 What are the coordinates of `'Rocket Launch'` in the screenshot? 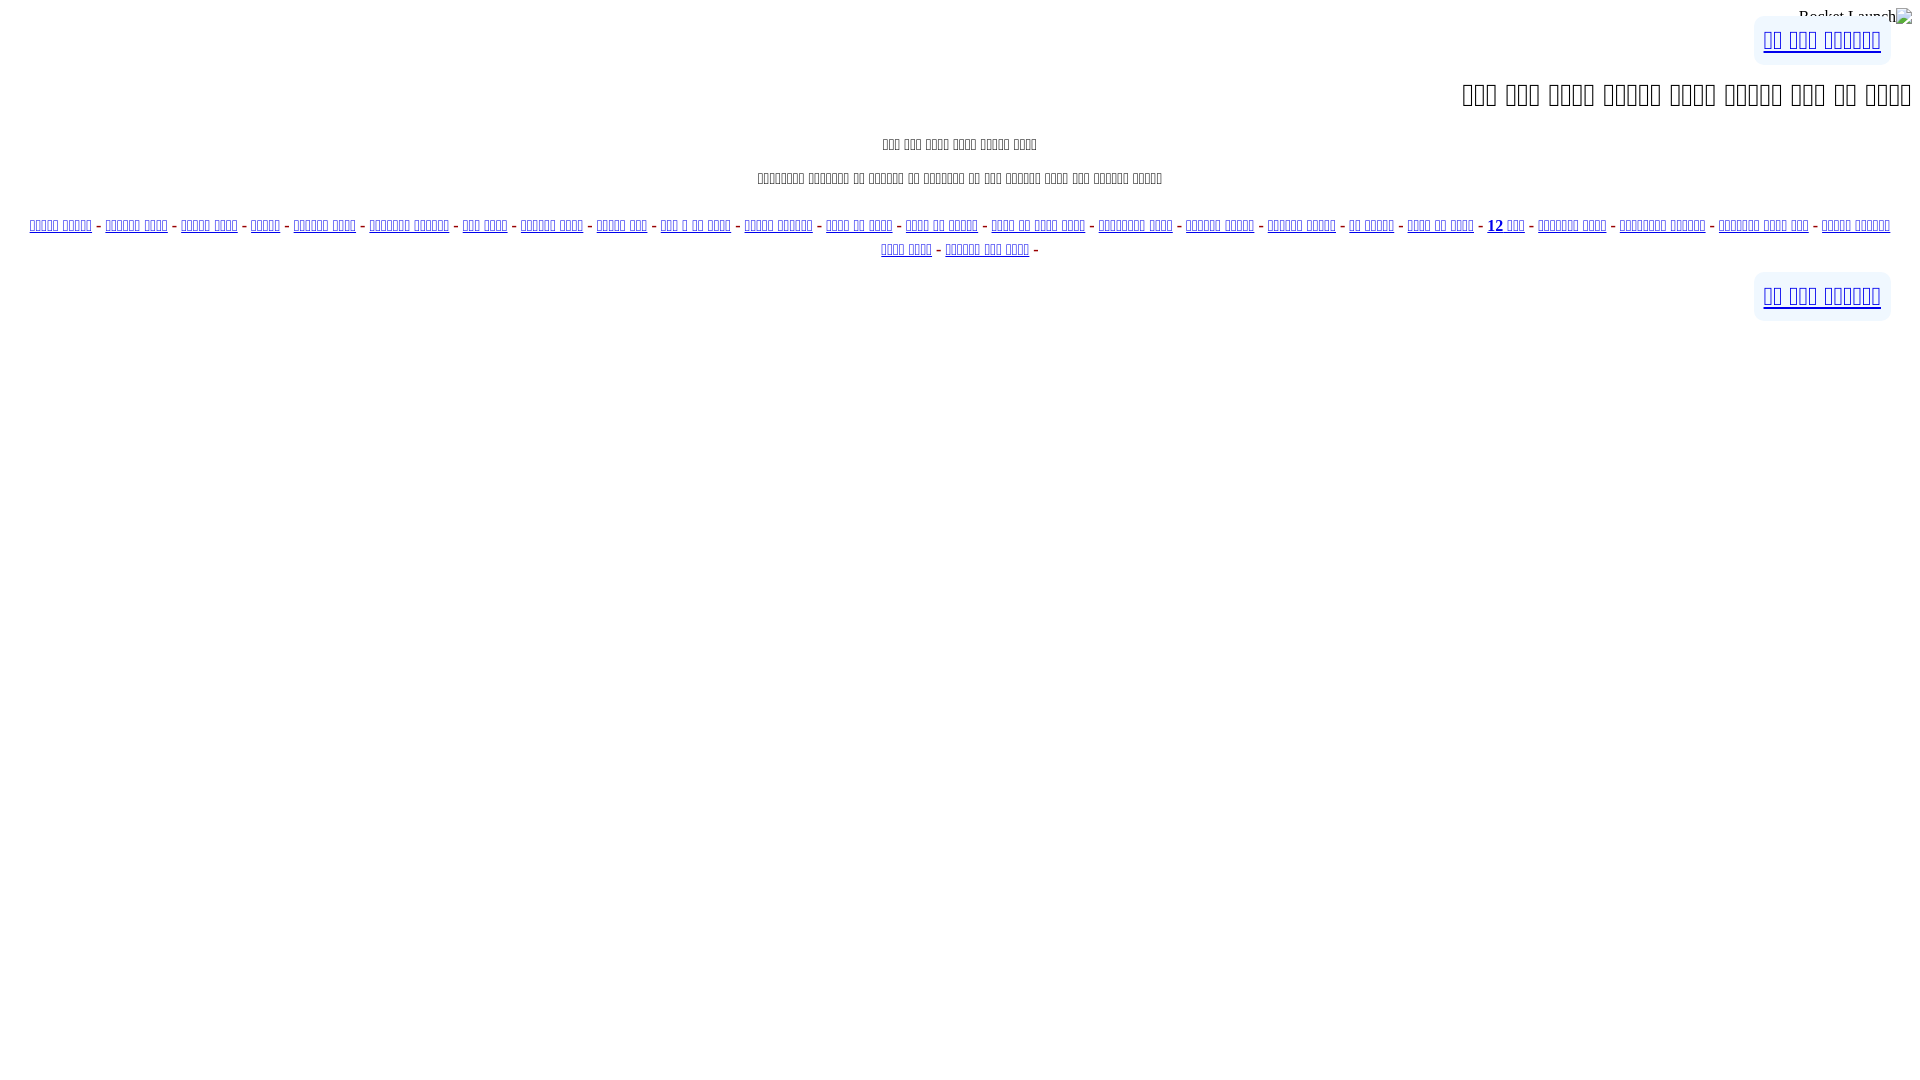 It's located at (1854, 16).